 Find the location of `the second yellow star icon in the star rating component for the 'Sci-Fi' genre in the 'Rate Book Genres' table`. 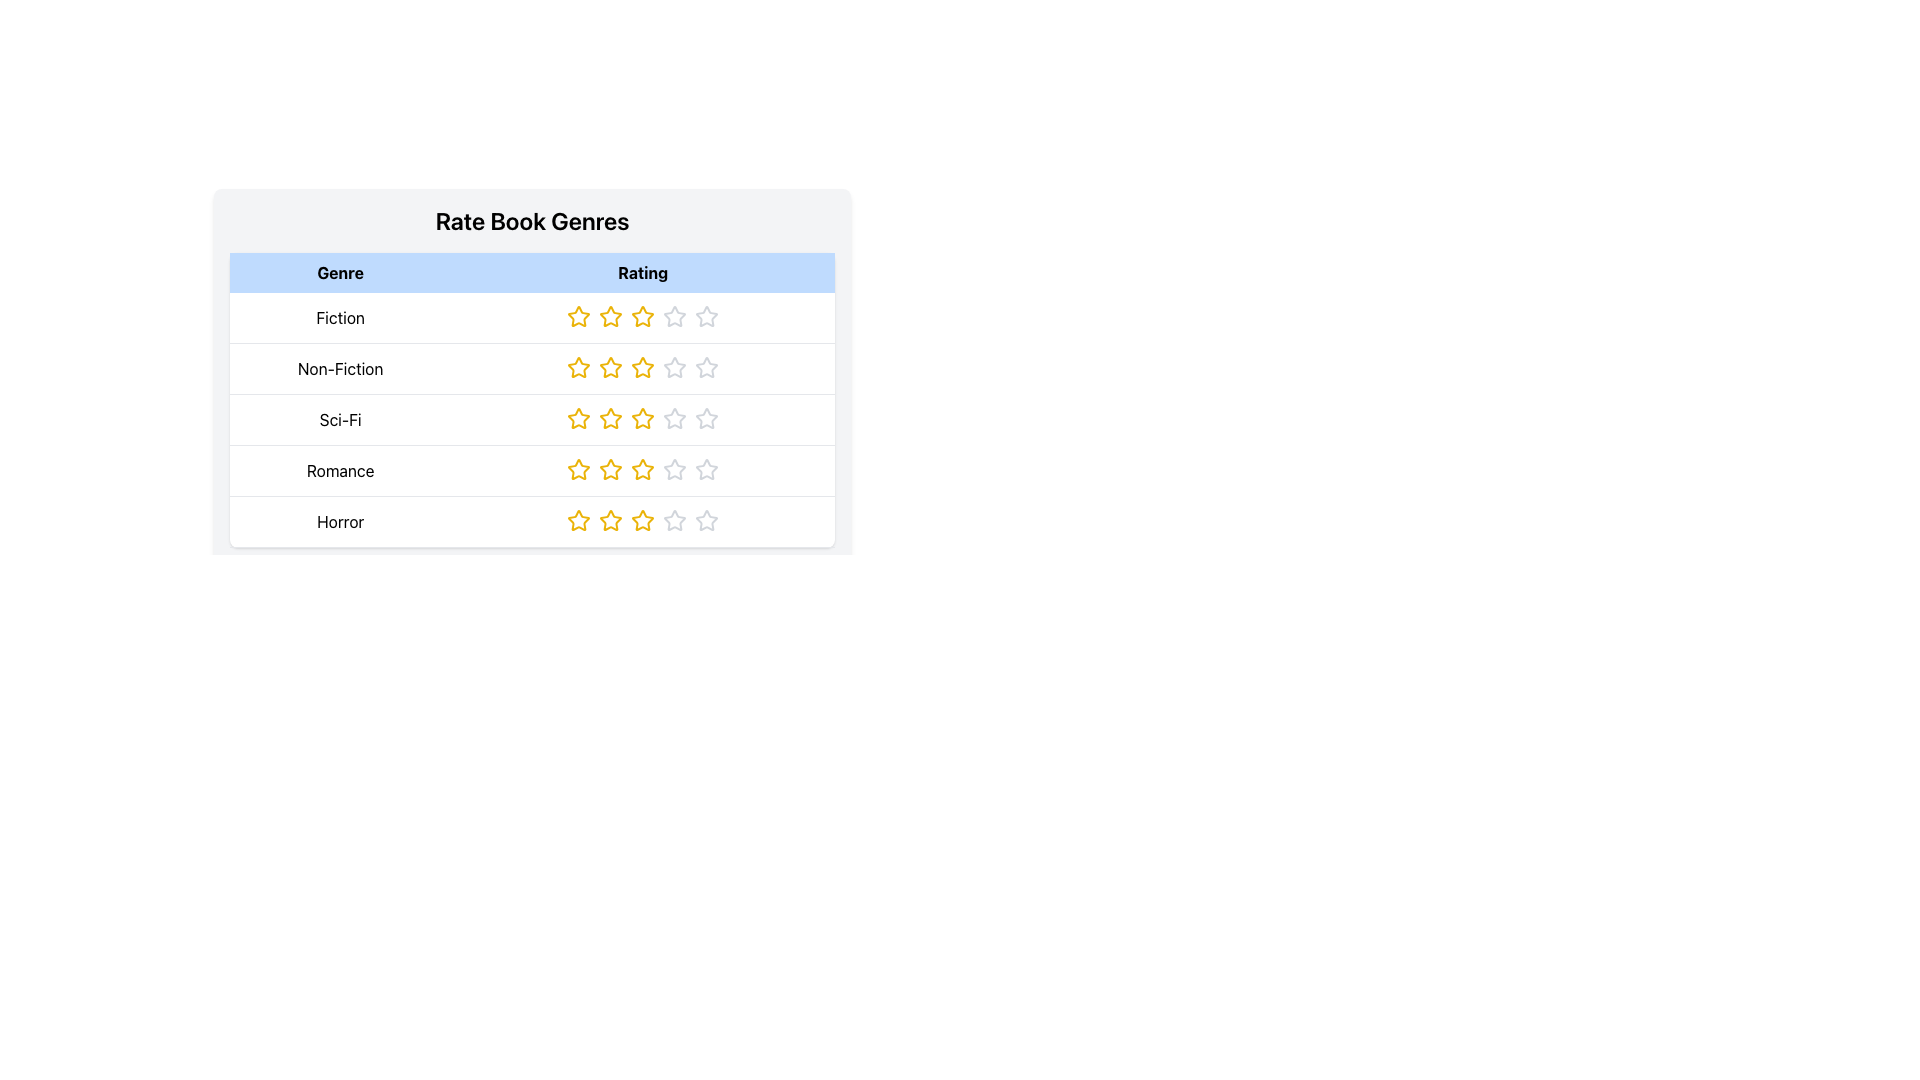

the second yellow star icon in the star rating component for the 'Sci-Fi' genre in the 'Rate Book Genres' table is located at coordinates (578, 418).